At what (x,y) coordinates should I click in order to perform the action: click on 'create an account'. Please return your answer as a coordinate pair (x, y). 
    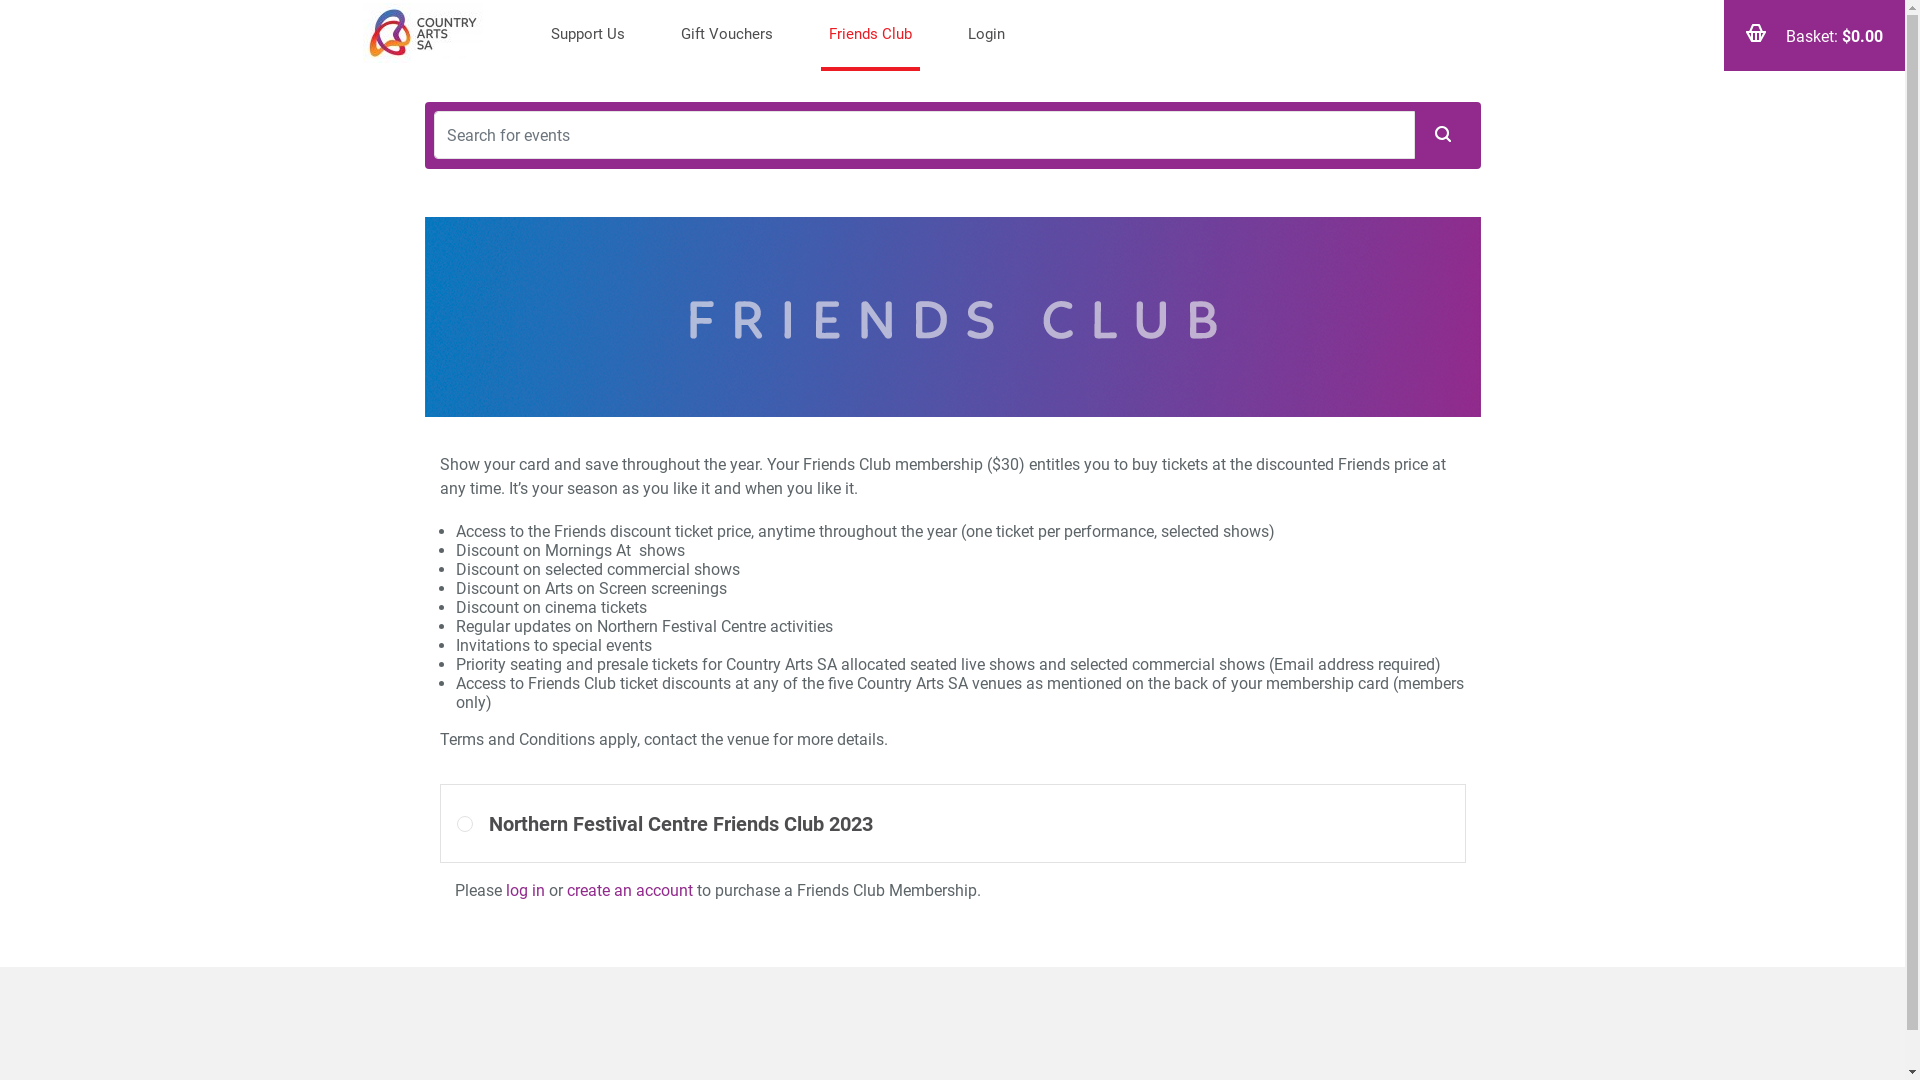
    Looking at the image, I should click on (627, 889).